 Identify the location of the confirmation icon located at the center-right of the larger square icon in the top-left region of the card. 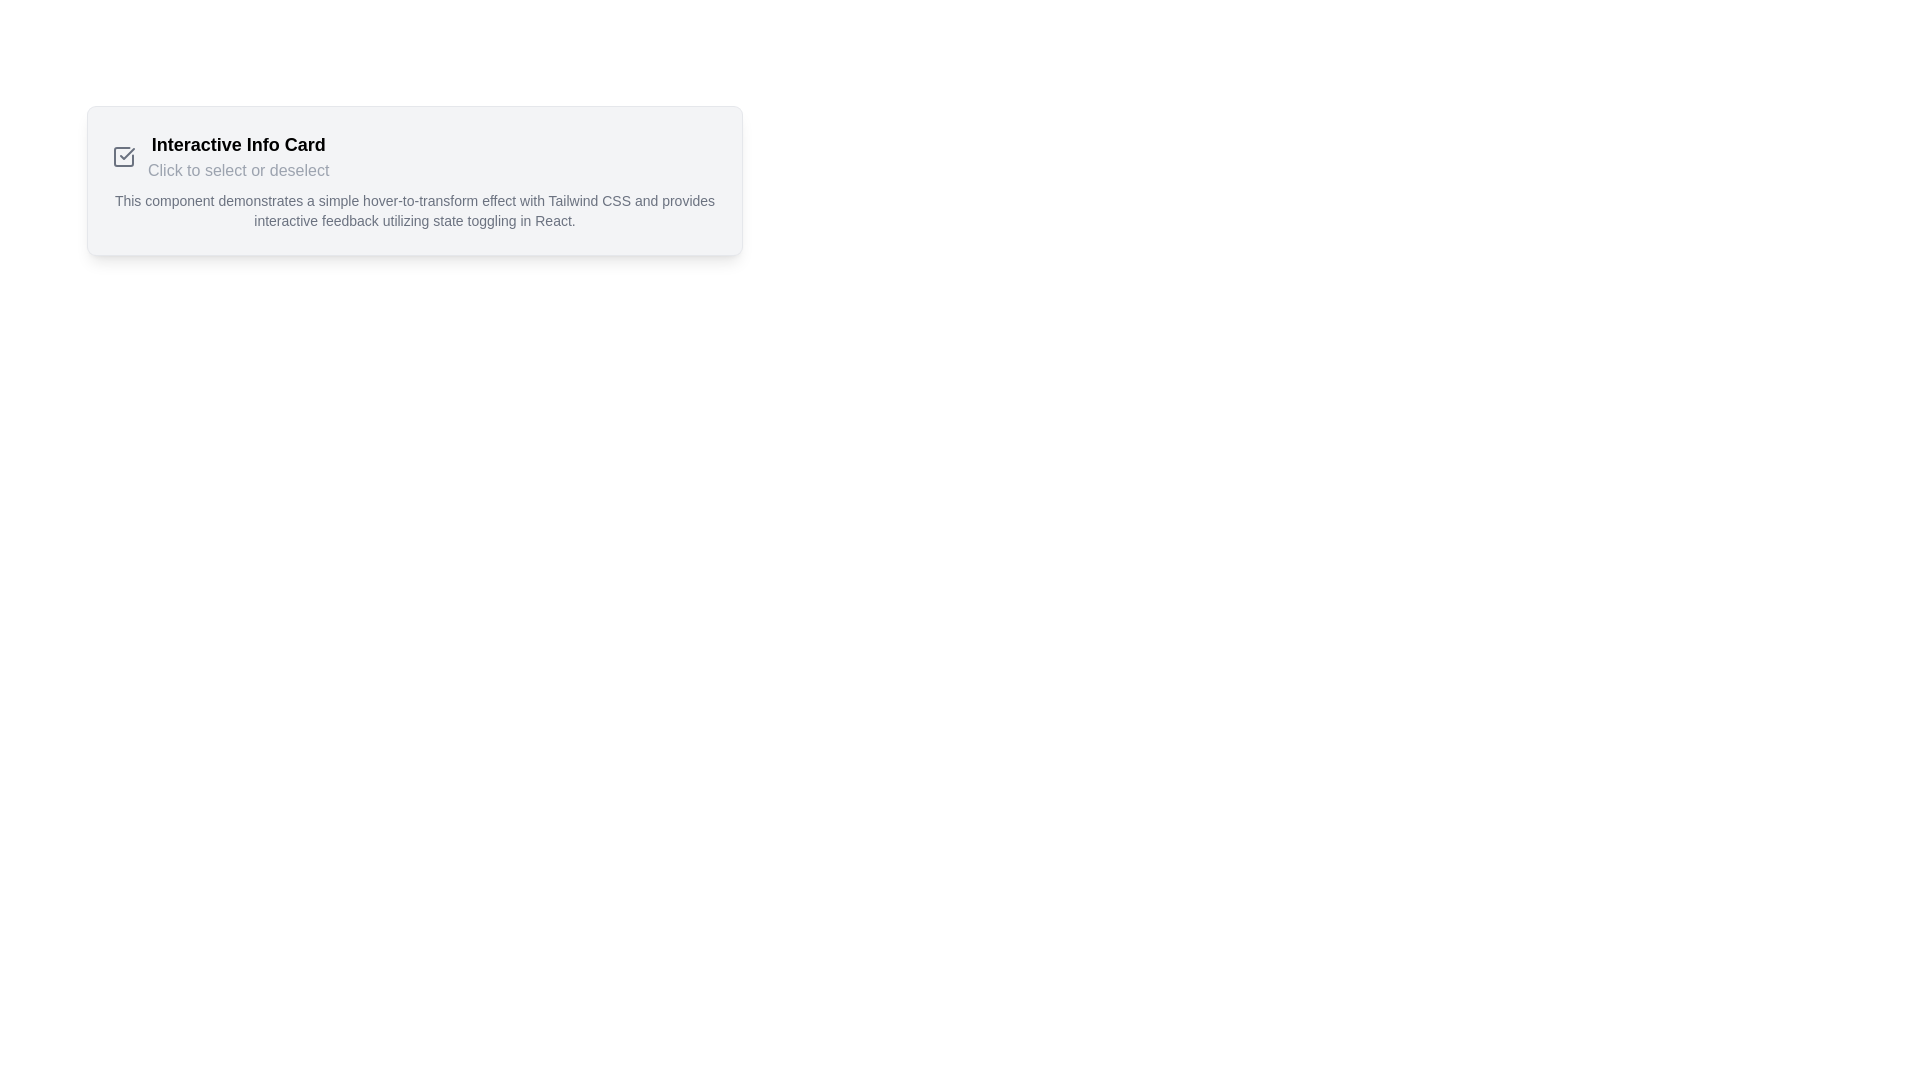
(126, 153).